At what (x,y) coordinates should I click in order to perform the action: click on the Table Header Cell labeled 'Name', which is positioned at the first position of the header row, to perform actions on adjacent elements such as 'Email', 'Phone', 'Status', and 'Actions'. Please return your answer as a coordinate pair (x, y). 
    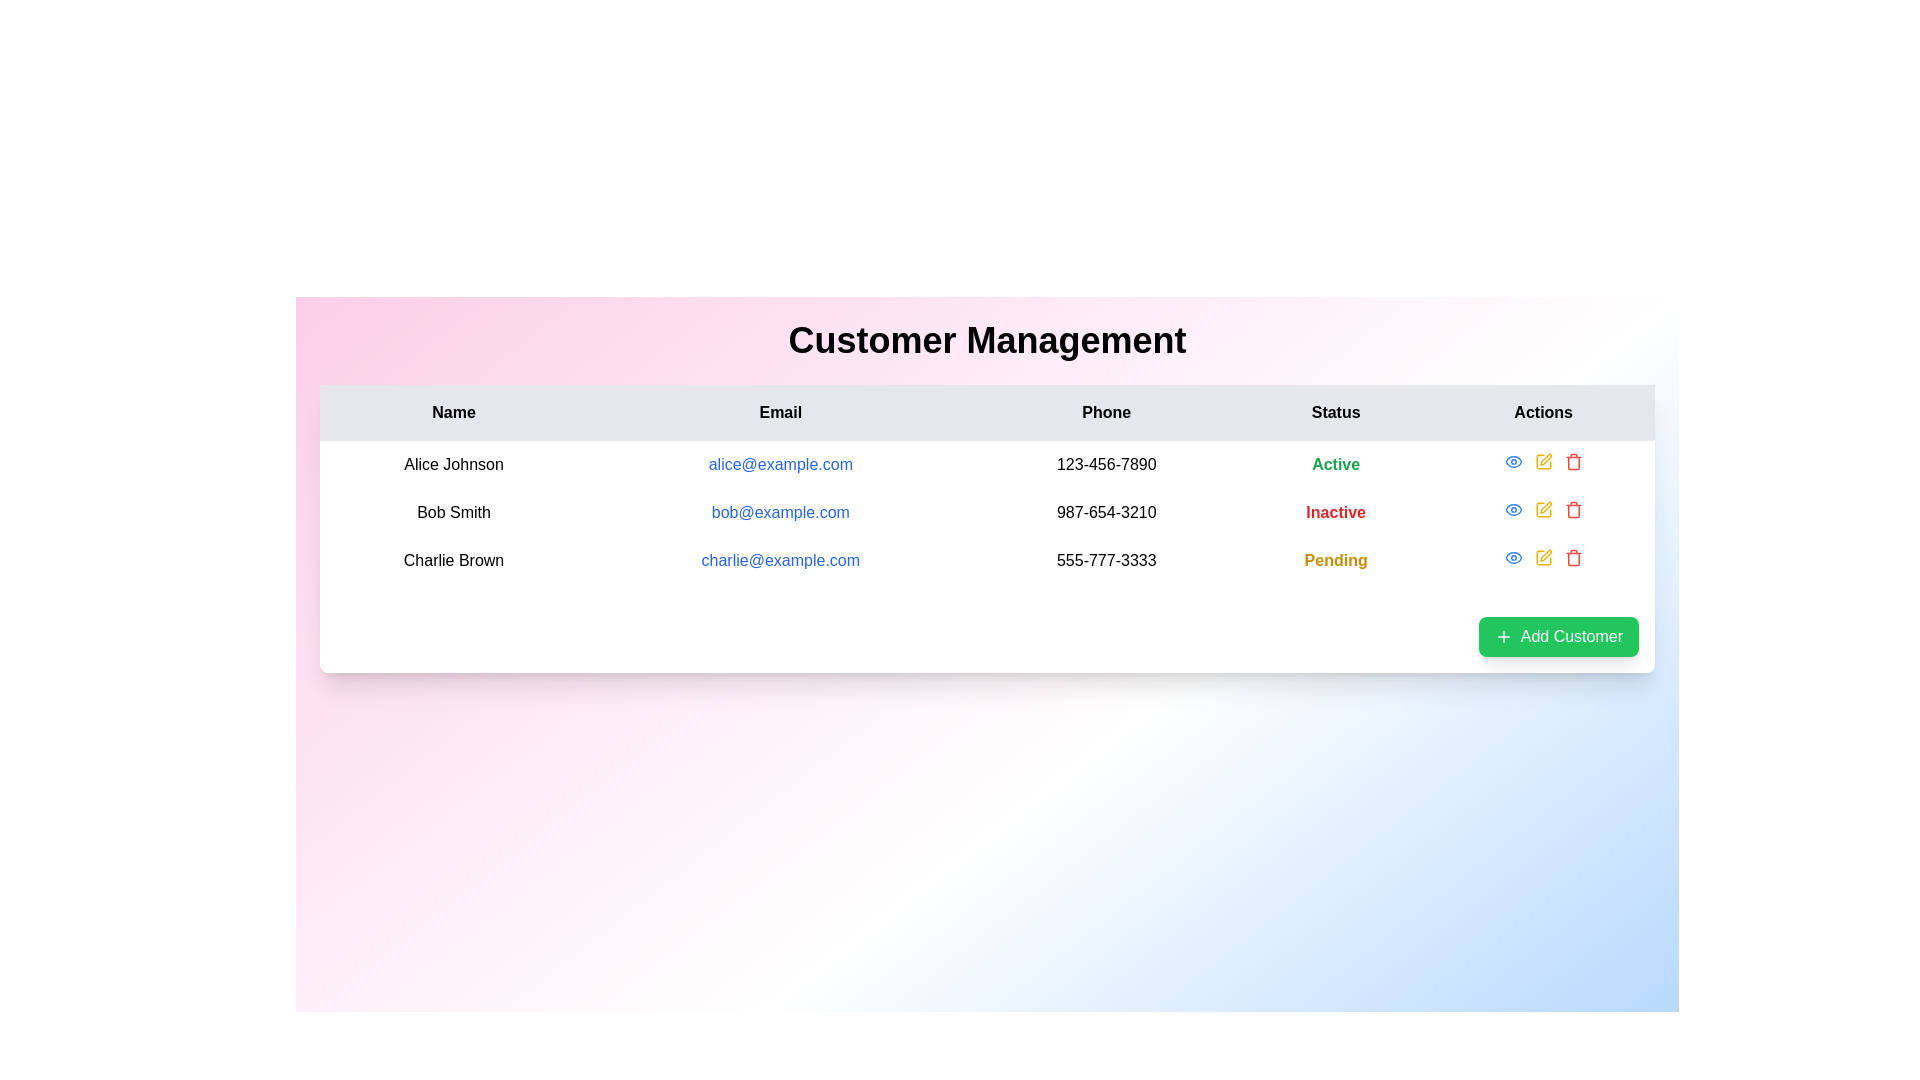
    Looking at the image, I should click on (453, 411).